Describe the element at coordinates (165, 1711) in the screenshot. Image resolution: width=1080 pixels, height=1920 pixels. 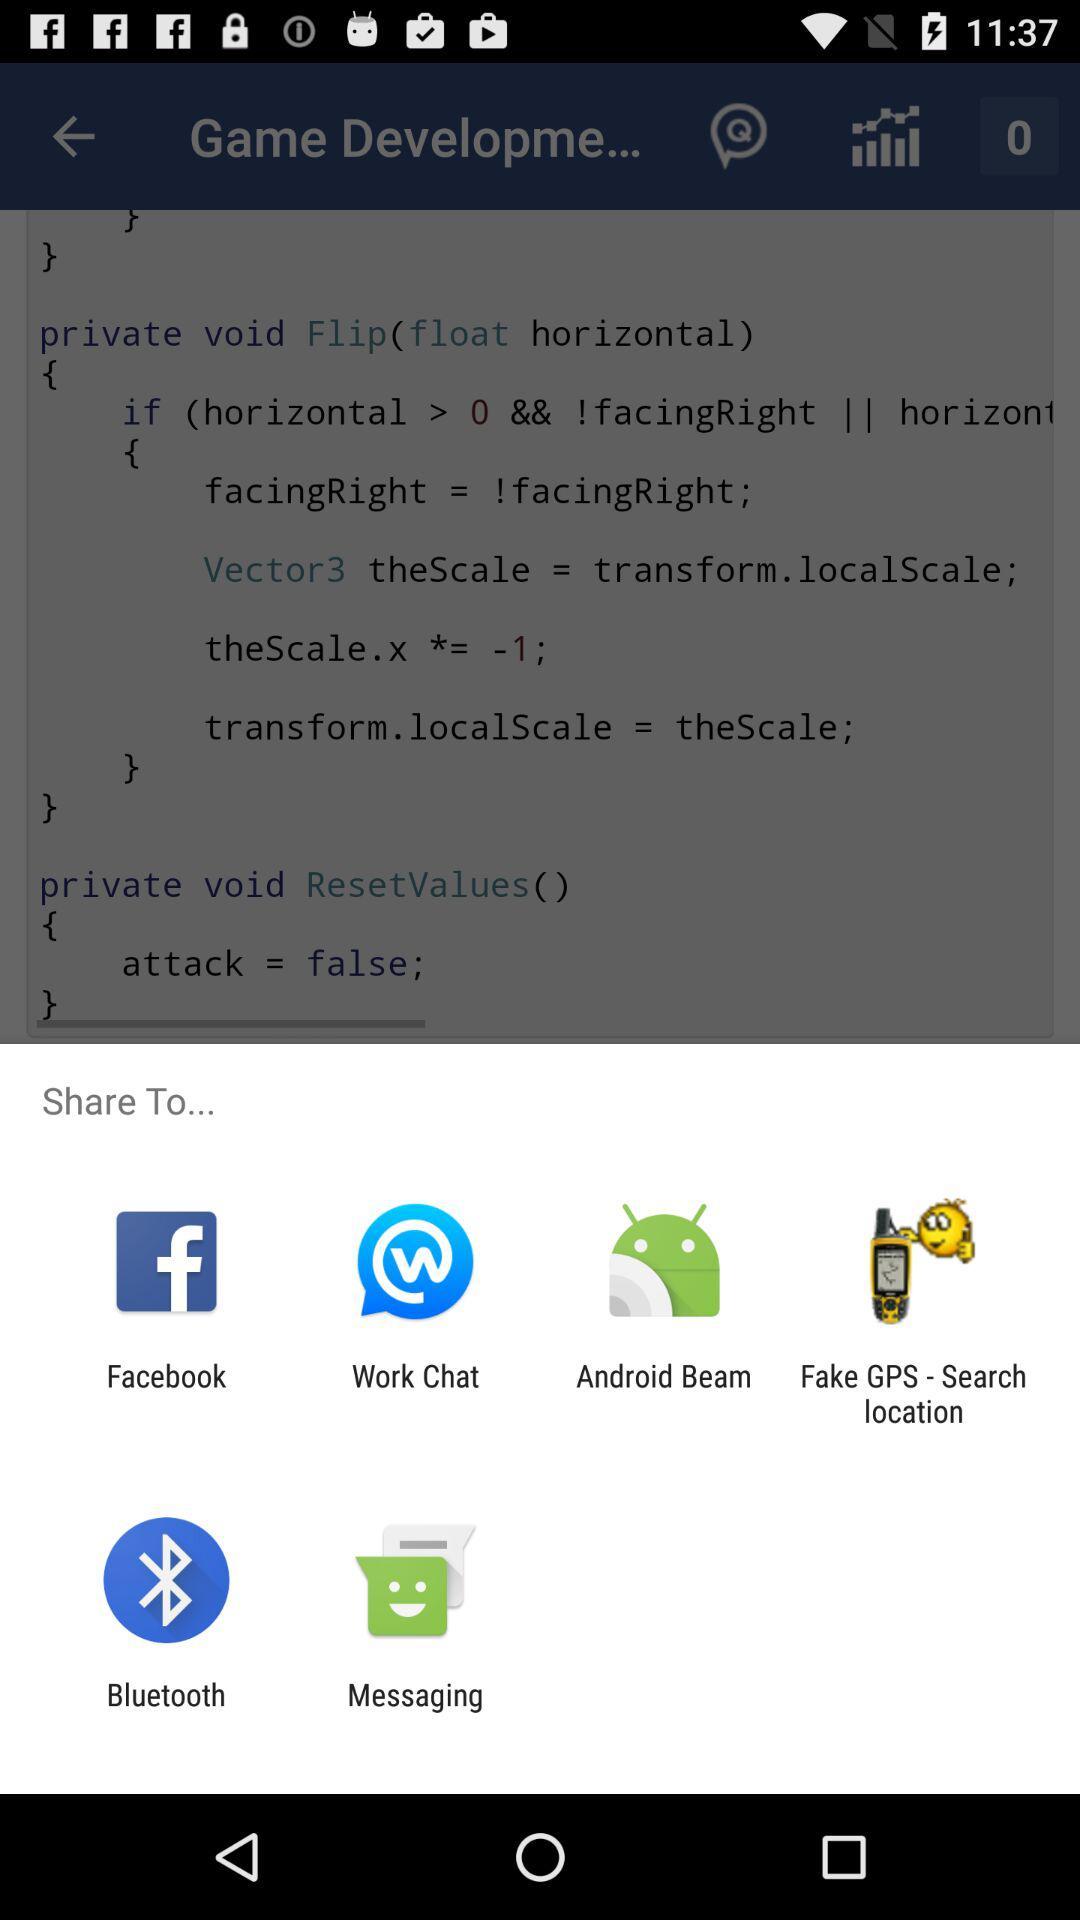
I see `icon to the left of messaging app` at that location.